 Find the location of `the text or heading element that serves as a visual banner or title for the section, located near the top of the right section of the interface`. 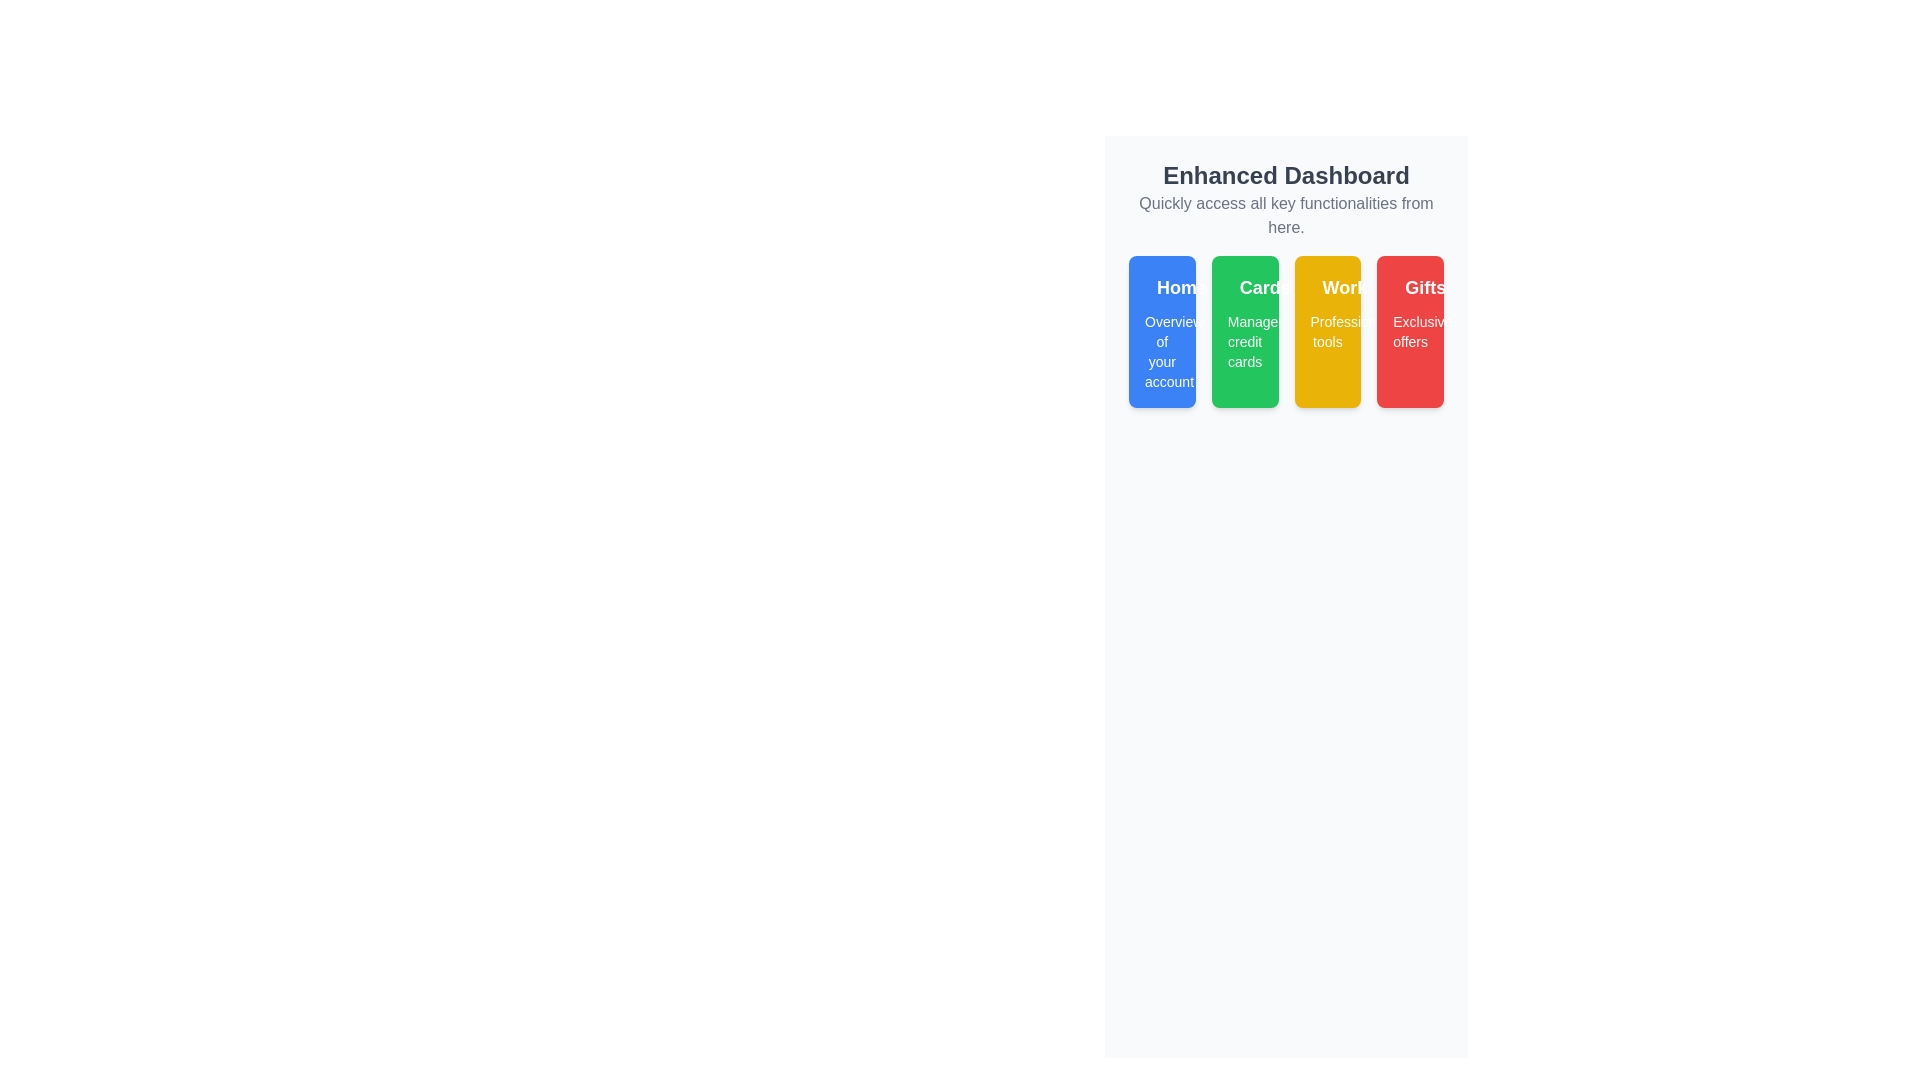

the text or heading element that serves as a visual banner or title for the section, located near the top of the right section of the interface is located at coordinates (1286, 175).